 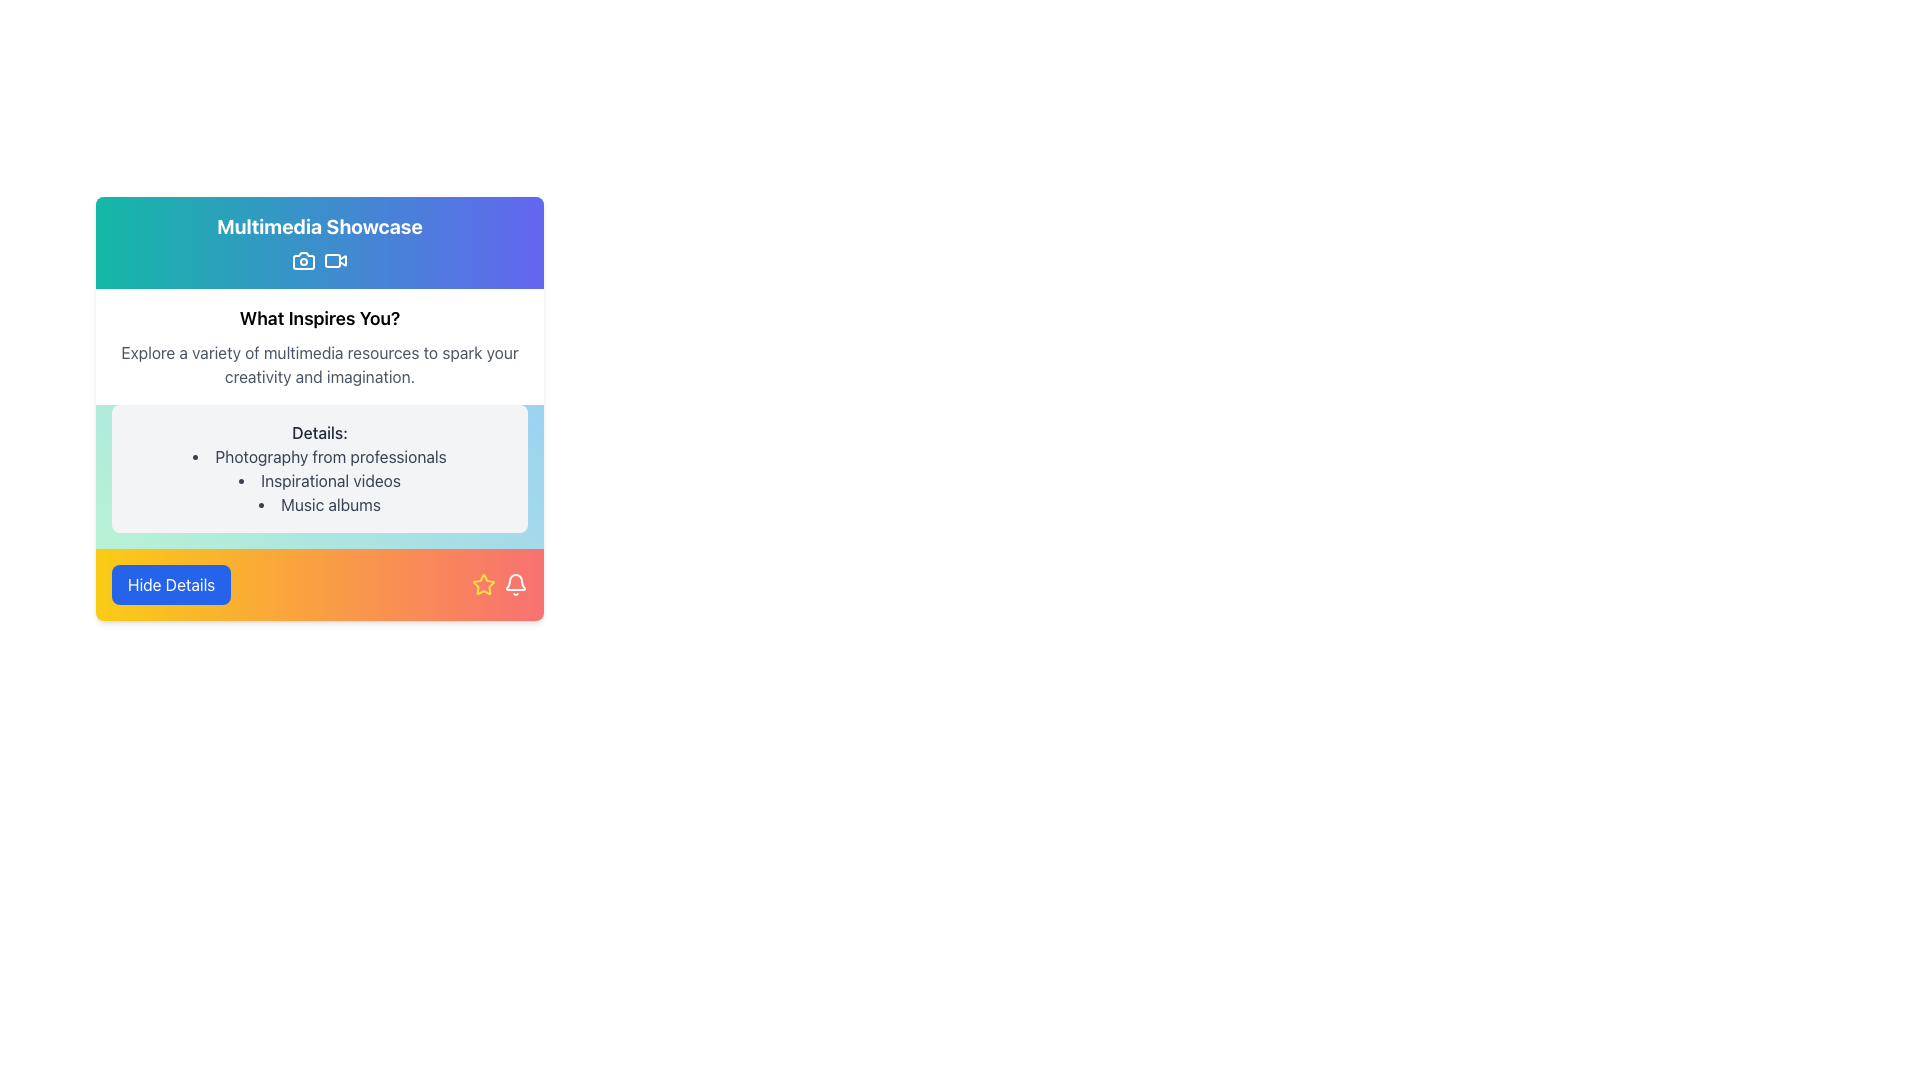 What do you see at coordinates (320, 346) in the screenshot?
I see `the static text block displaying 'What Inspires You?' and its descriptive text, which is centrally positioned within the card layout beneath the 'Multimedia Showcase' header` at bounding box center [320, 346].